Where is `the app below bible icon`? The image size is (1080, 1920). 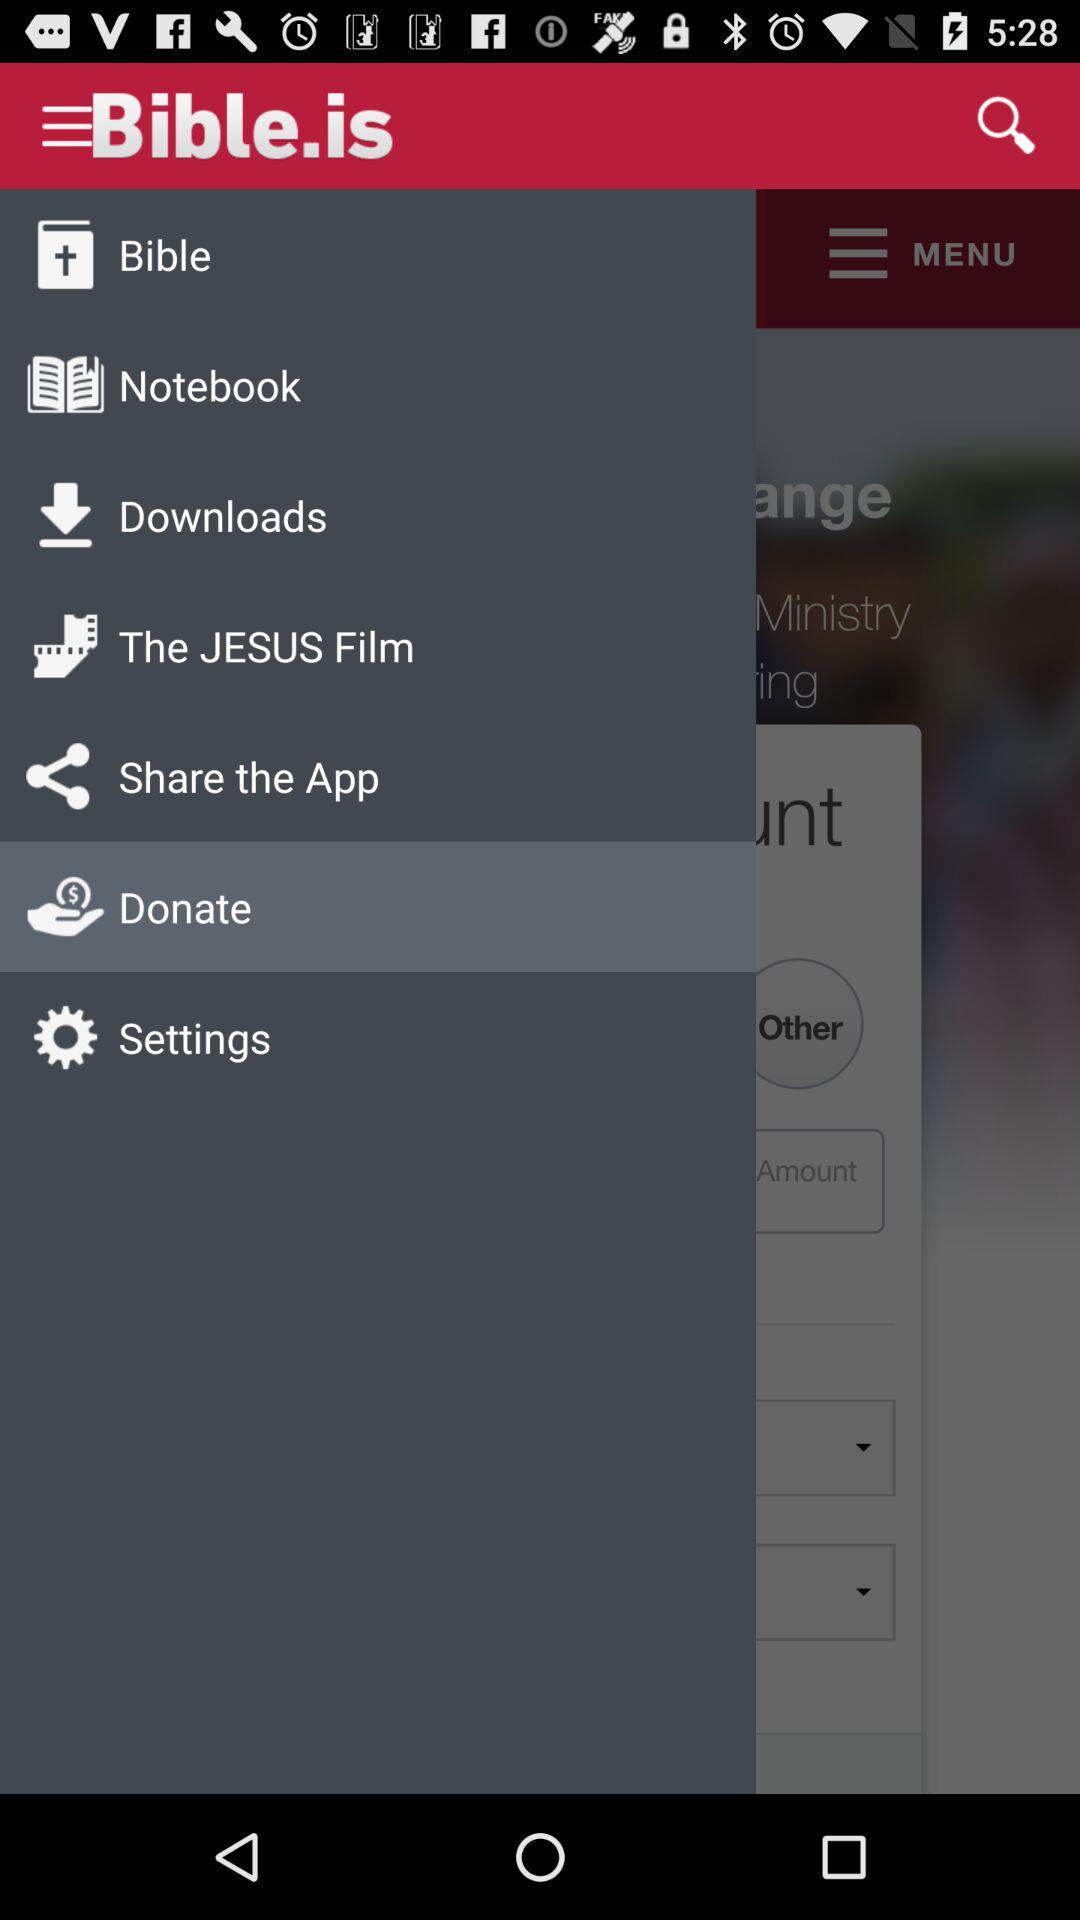 the app below bible icon is located at coordinates (209, 384).